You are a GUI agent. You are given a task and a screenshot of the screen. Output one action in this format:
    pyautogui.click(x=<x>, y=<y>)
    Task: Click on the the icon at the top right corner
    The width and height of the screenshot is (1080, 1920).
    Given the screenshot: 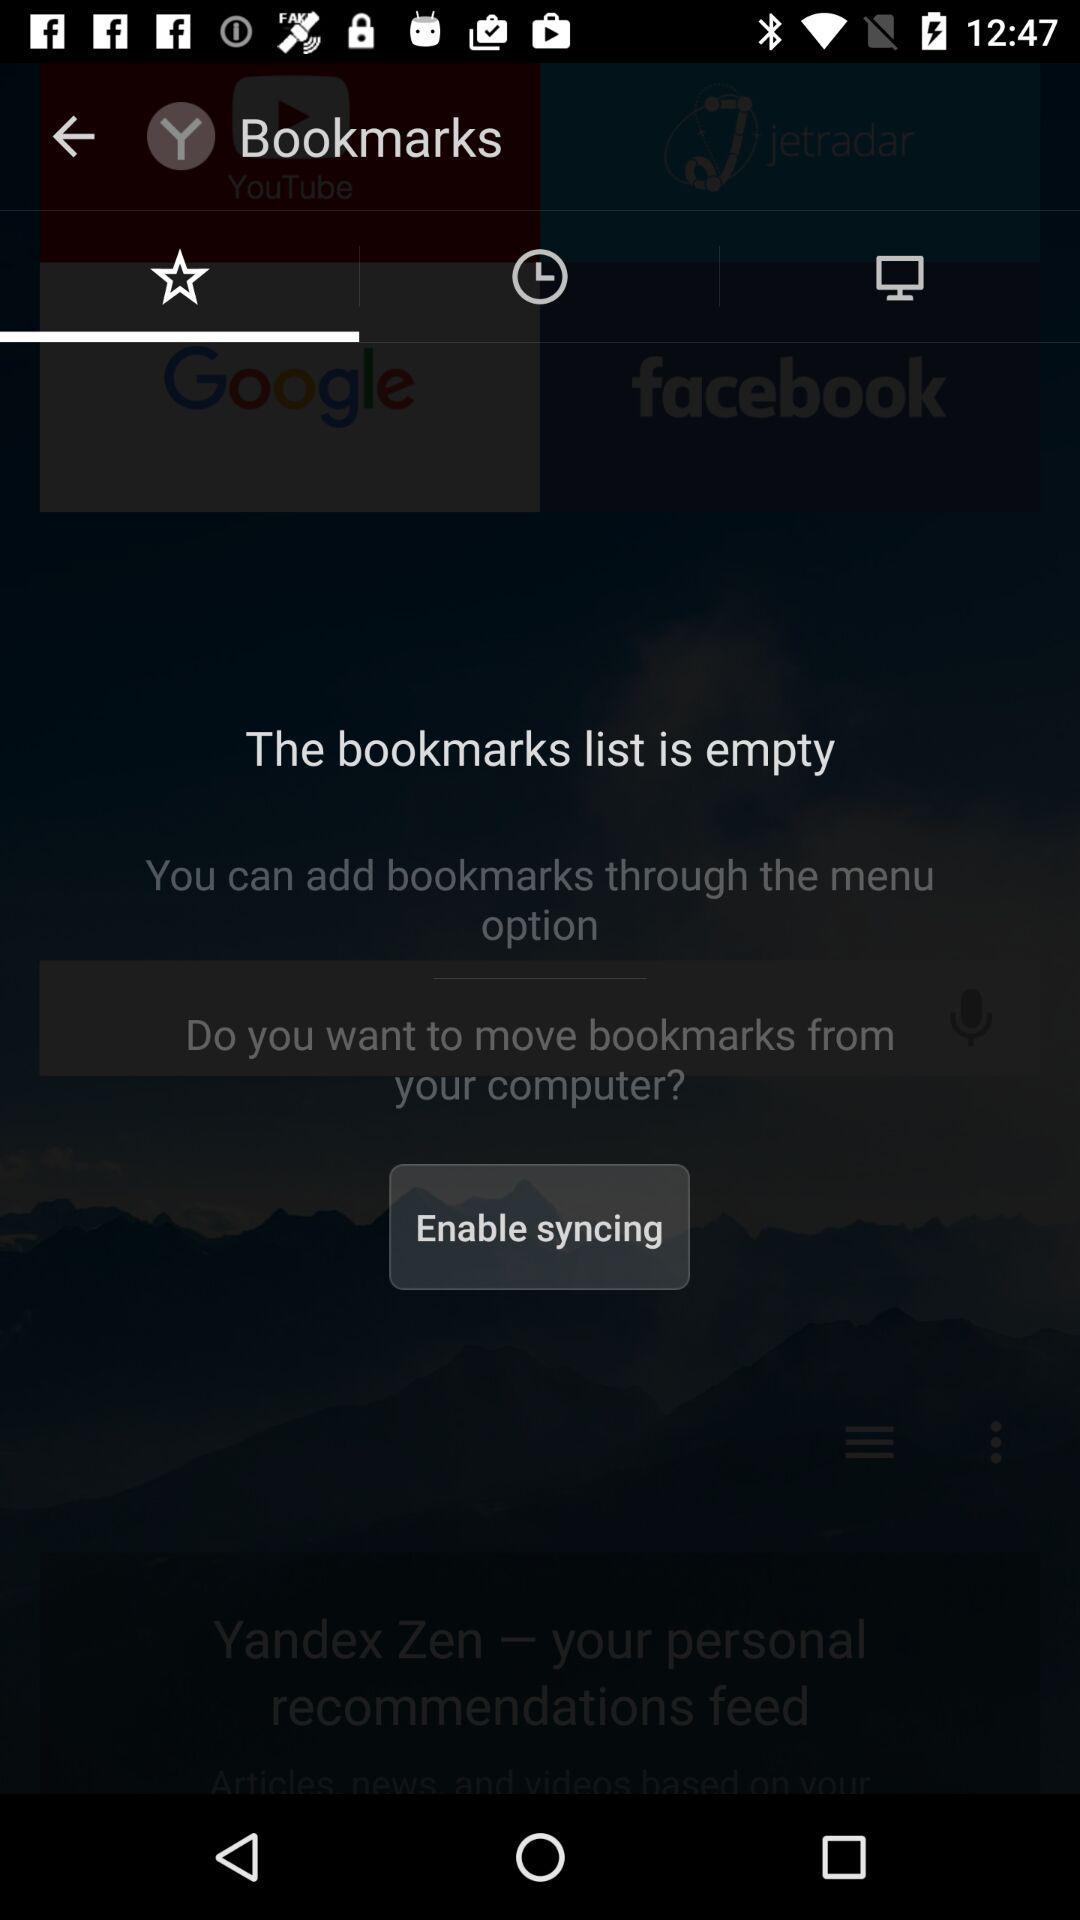 What is the action you would take?
    pyautogui.click(x=898, y=275)
    